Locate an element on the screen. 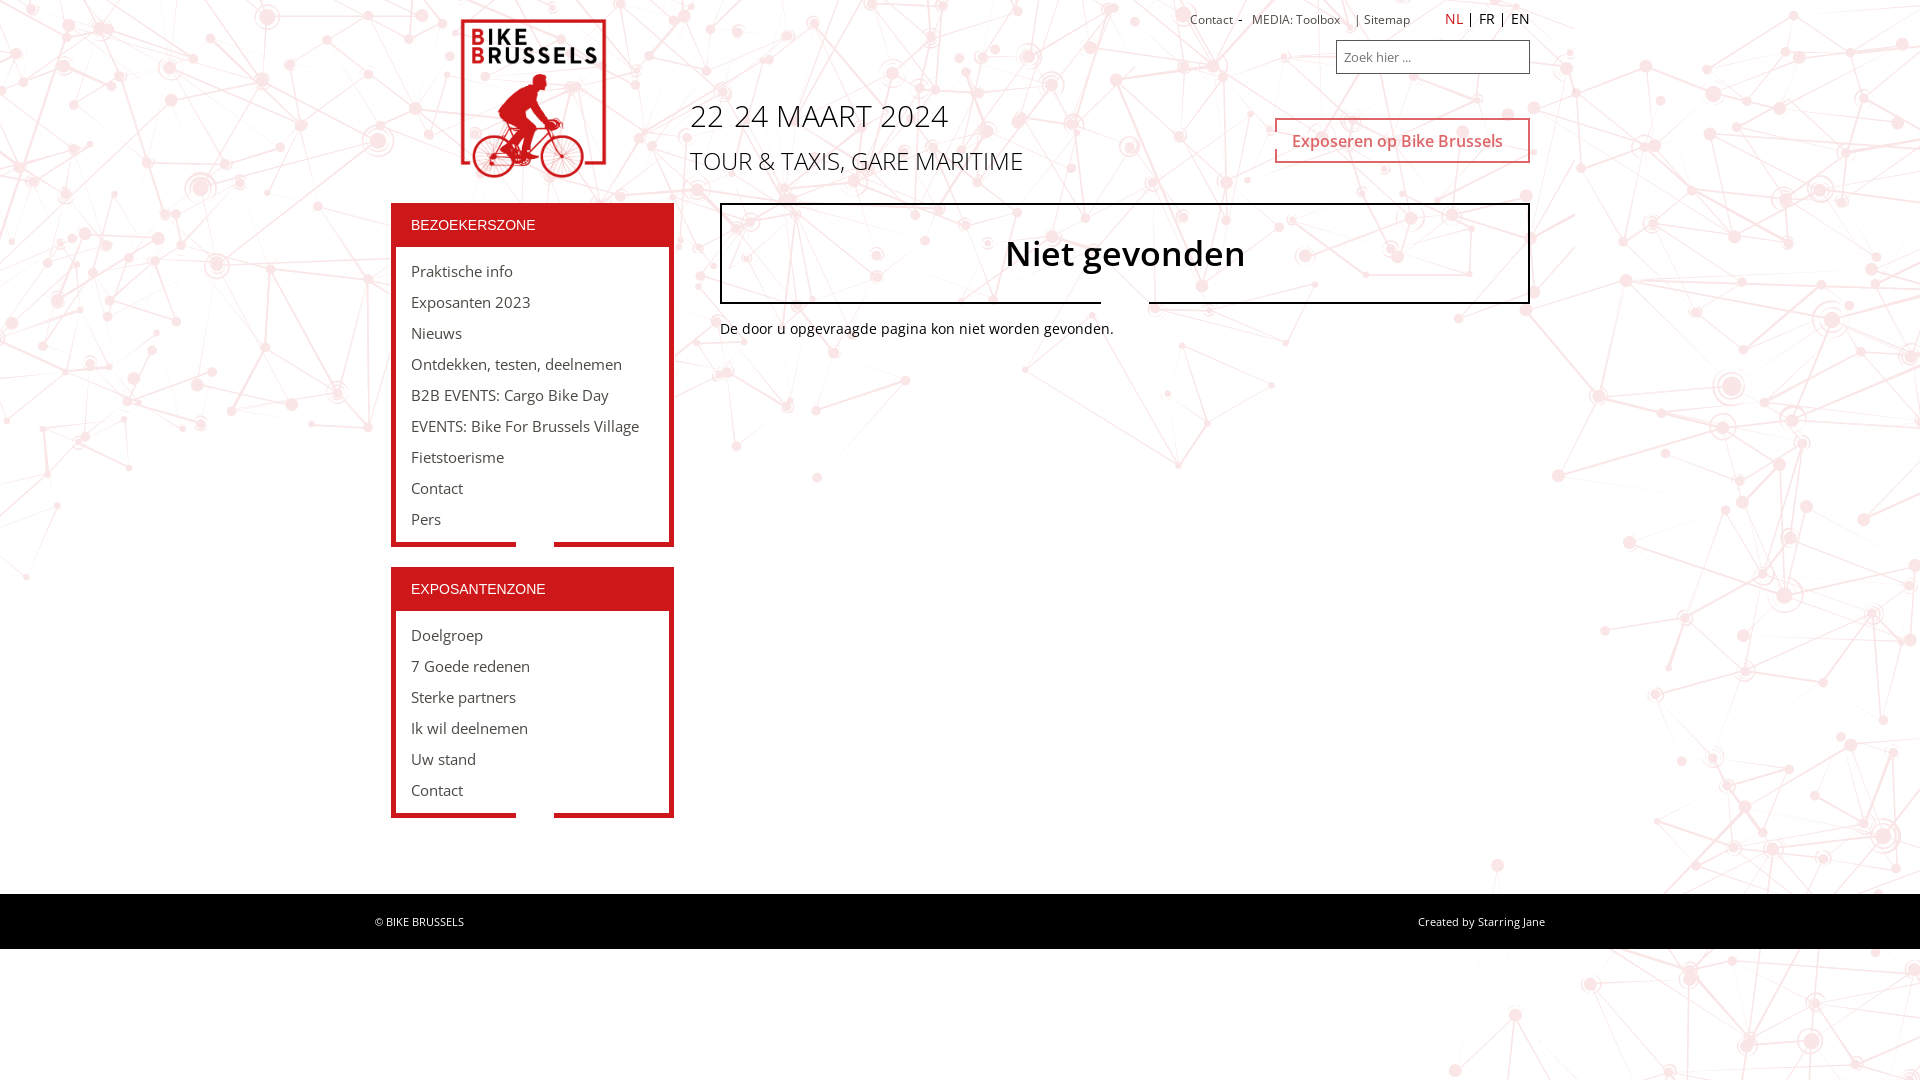  'Uw stand' is located at coordinates (532, 759).